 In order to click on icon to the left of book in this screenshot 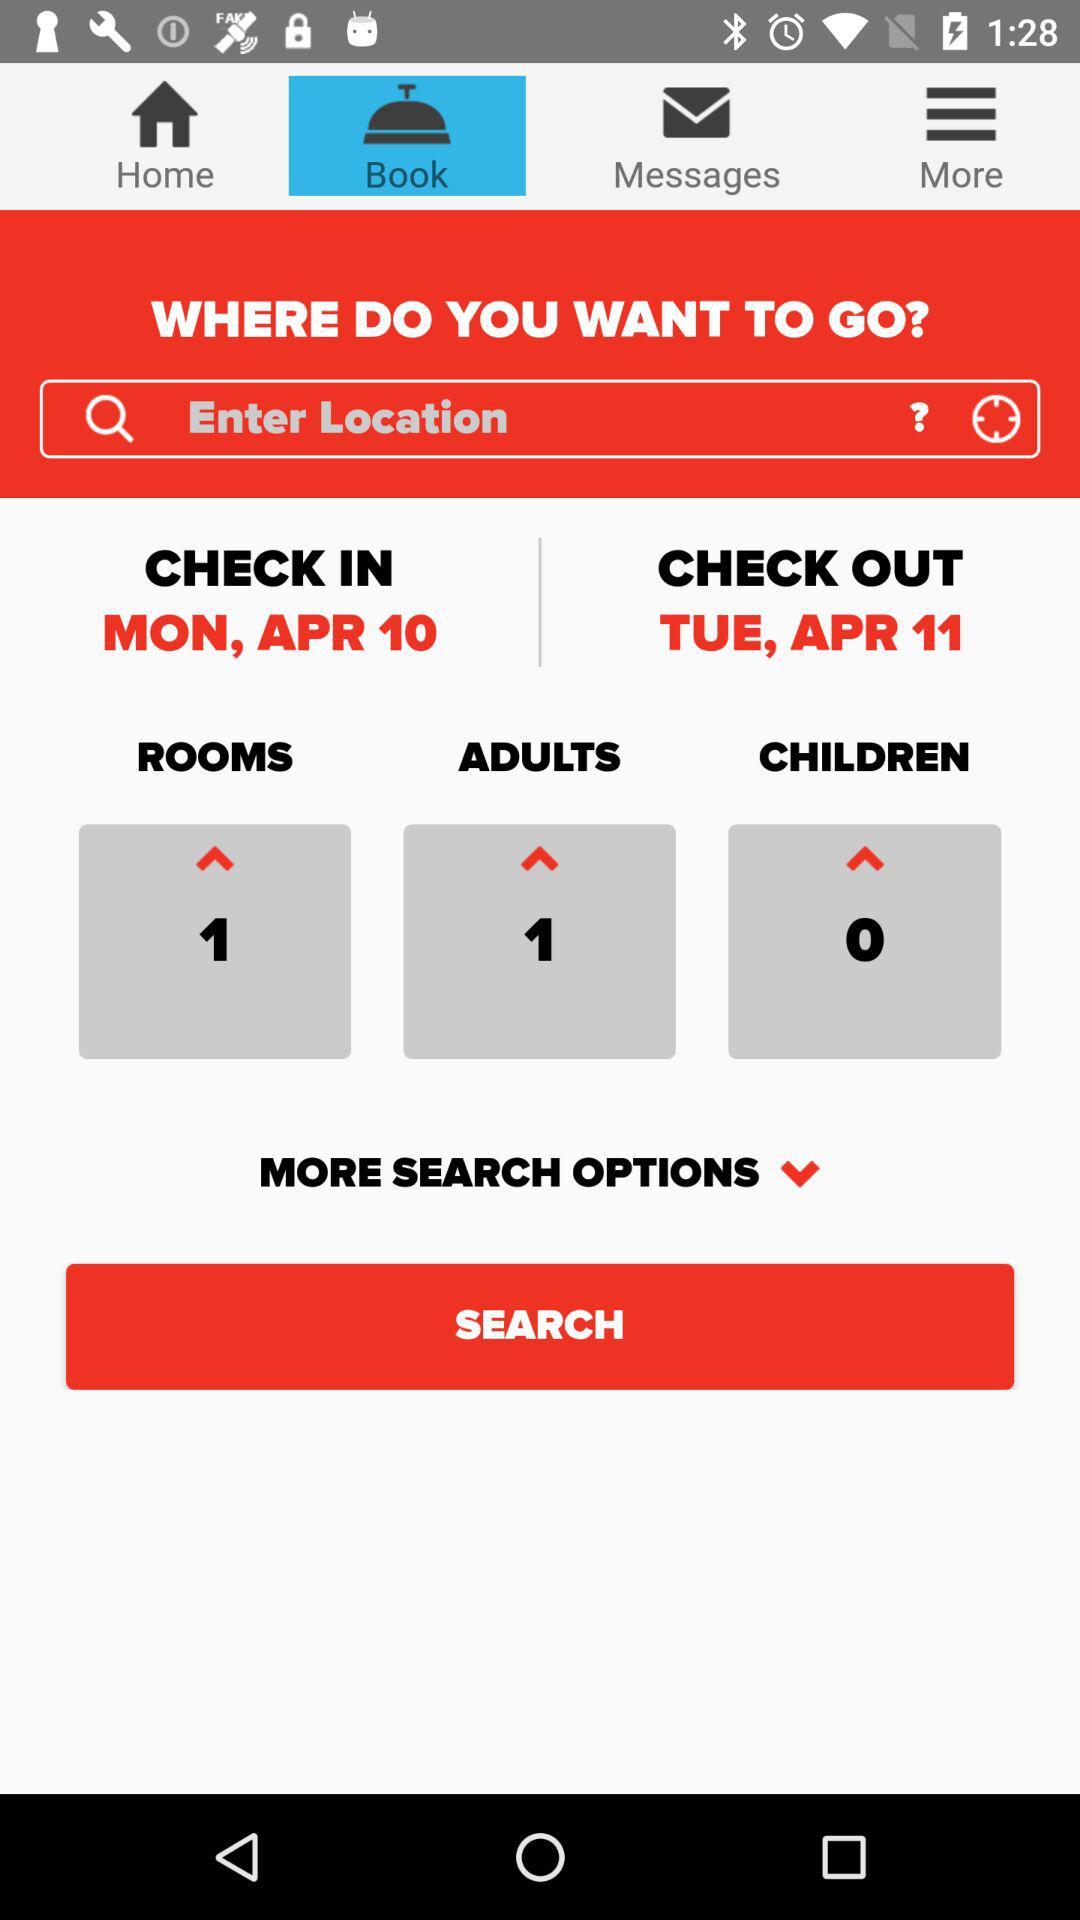, I will do `click(164, 134)`.